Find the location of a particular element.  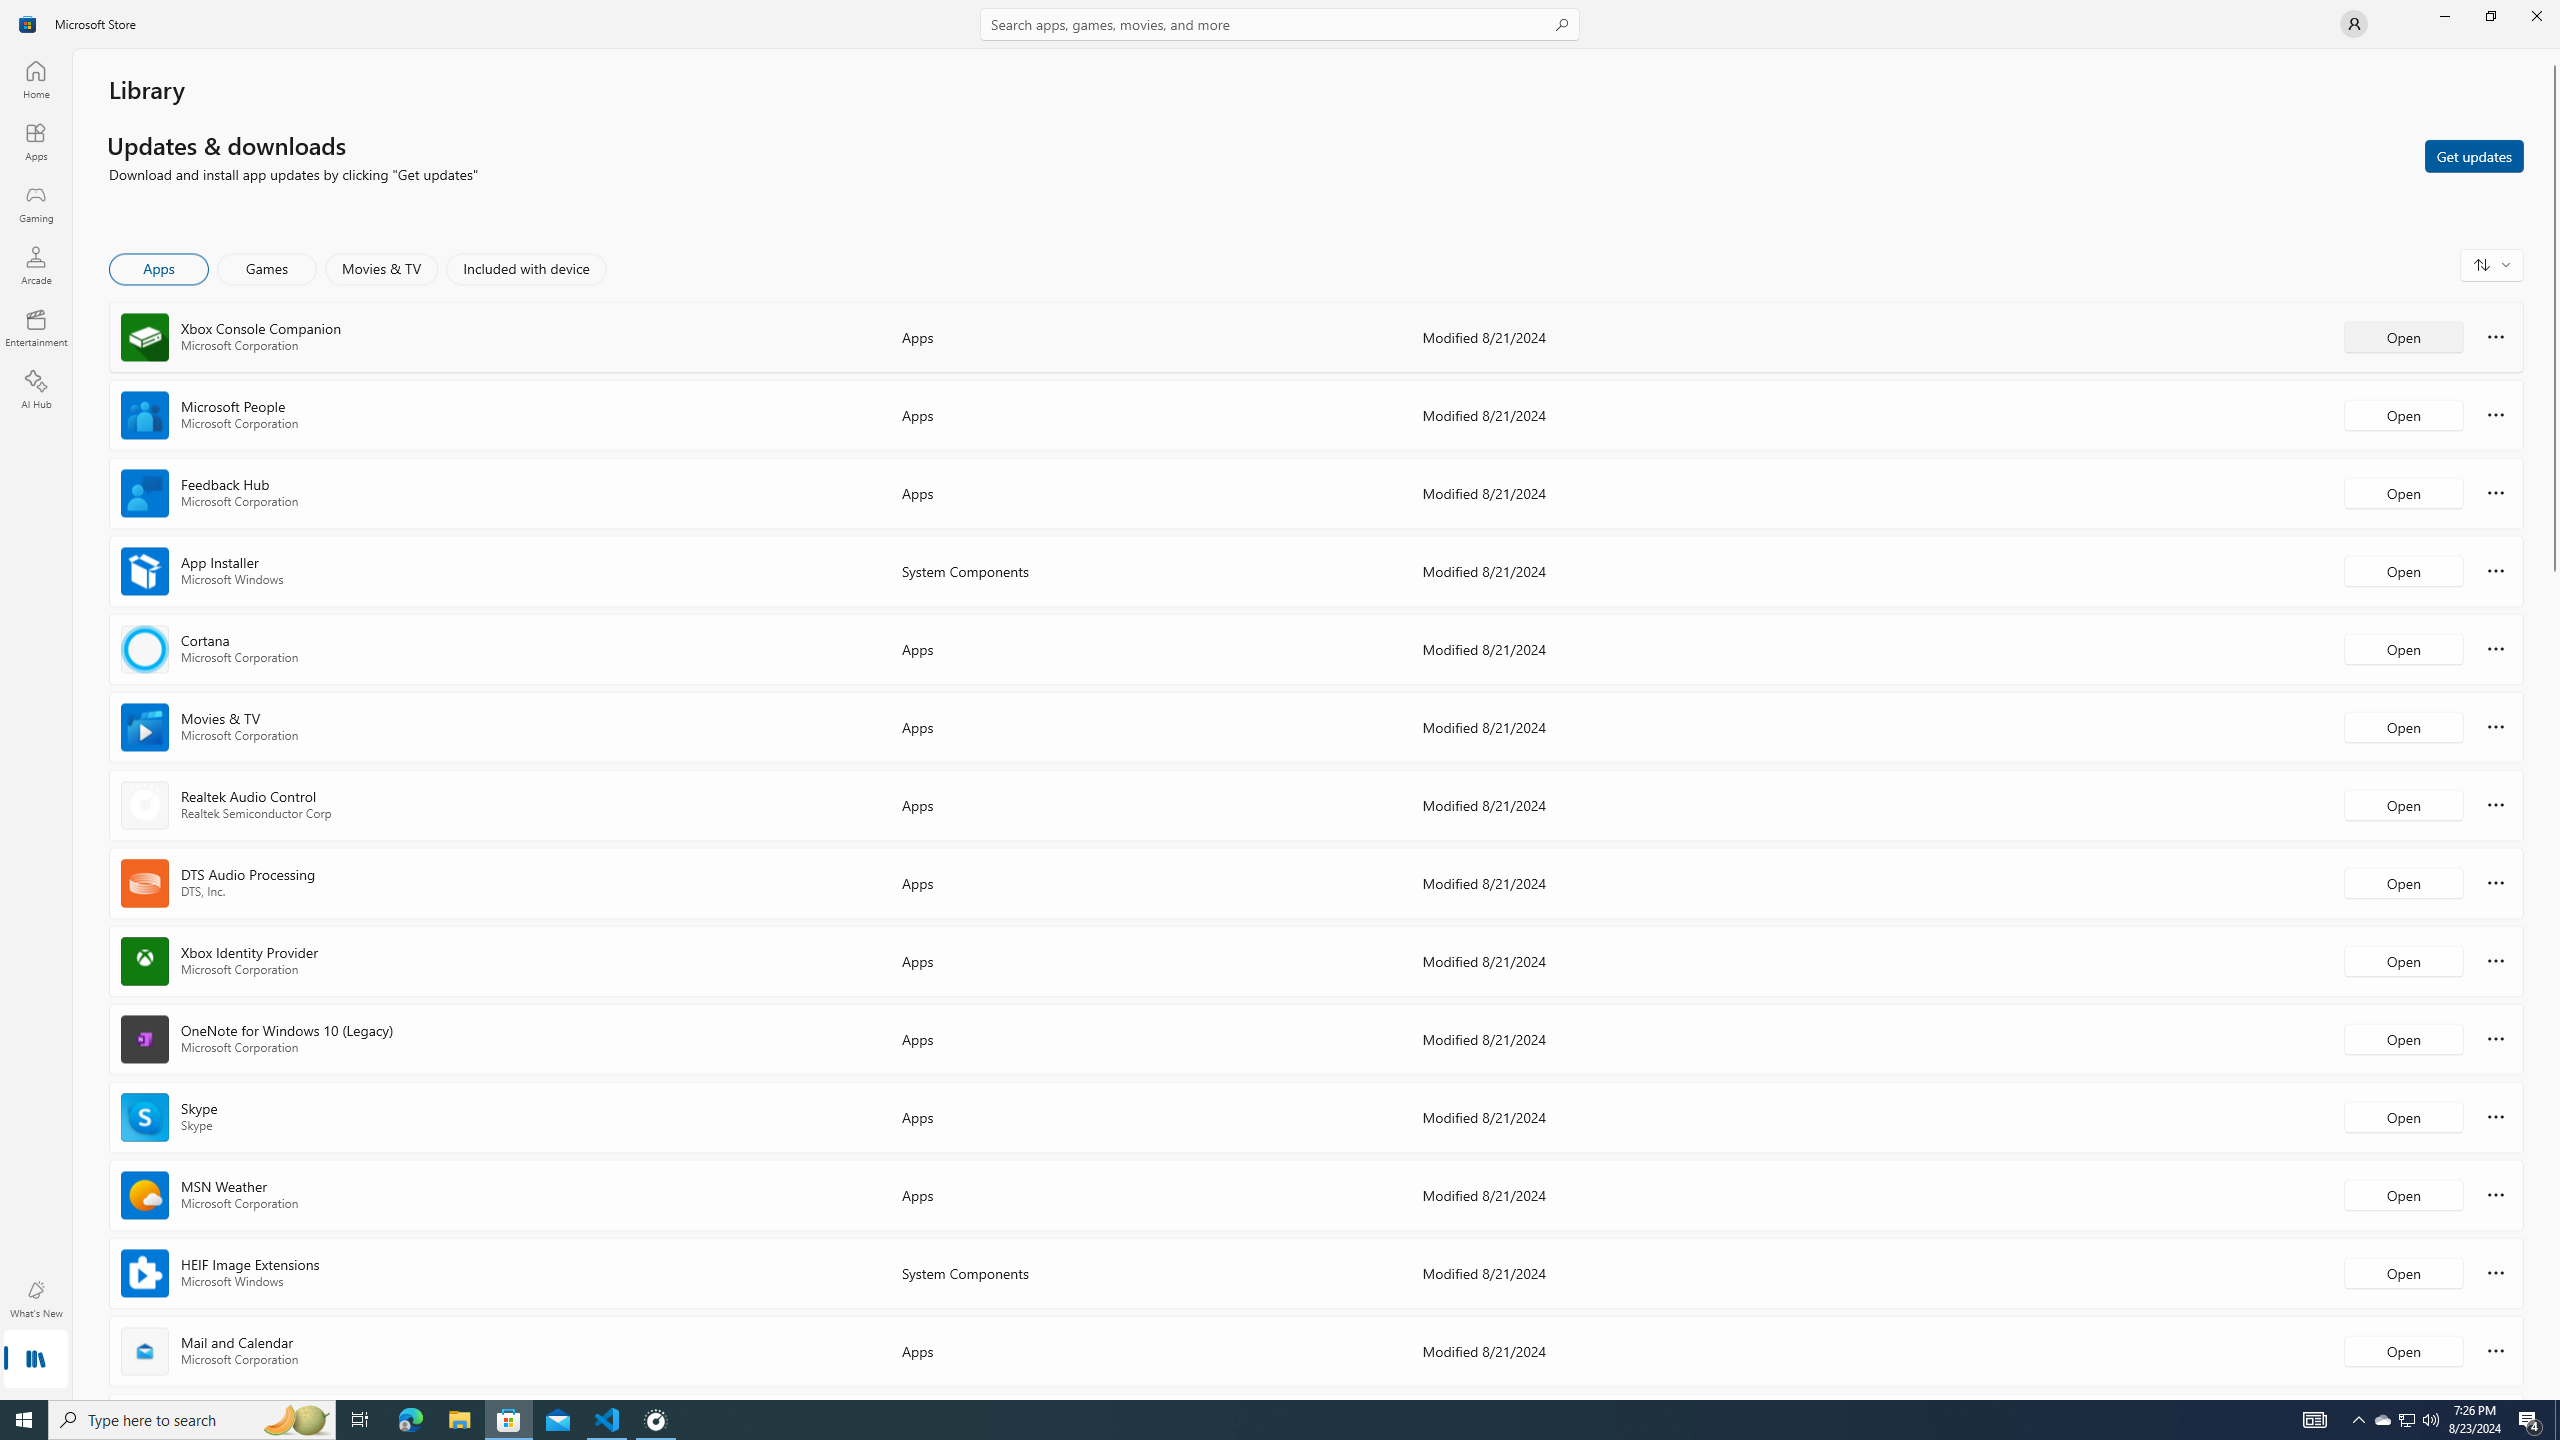

'User profile' is located at coordinates (2352, 22).